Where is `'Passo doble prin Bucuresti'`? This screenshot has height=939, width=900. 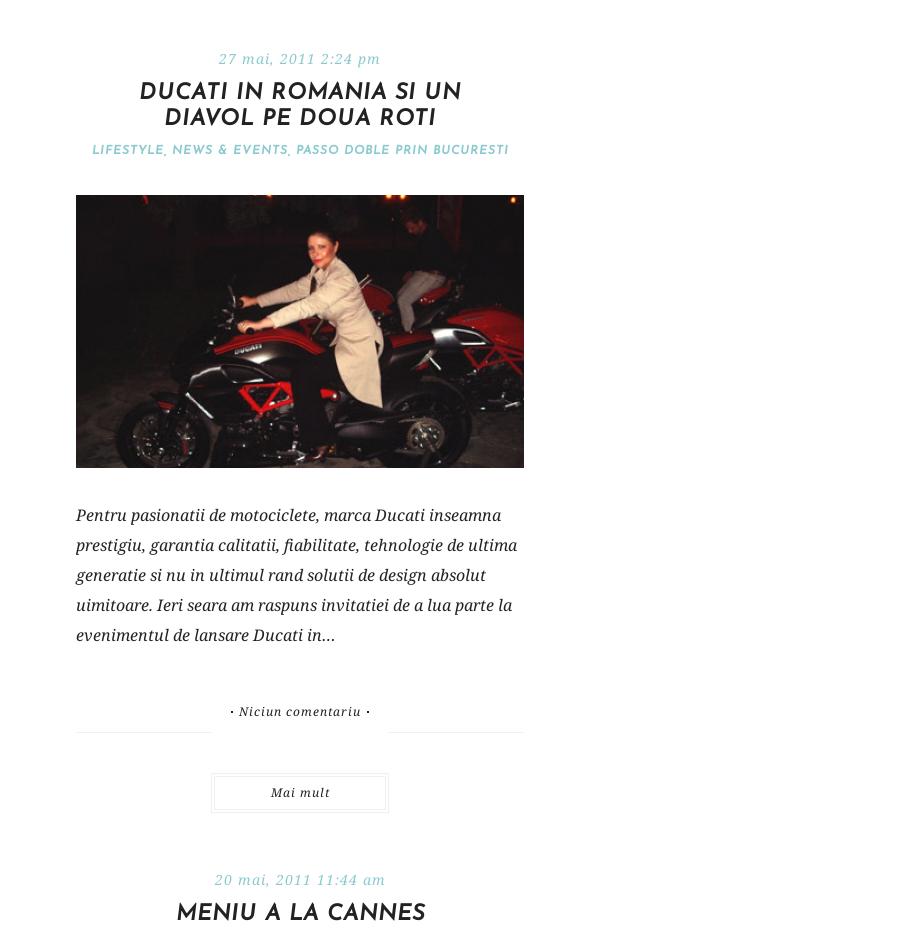
'Passo doble prin Bucuresti' is located at coordinates (401, 150).